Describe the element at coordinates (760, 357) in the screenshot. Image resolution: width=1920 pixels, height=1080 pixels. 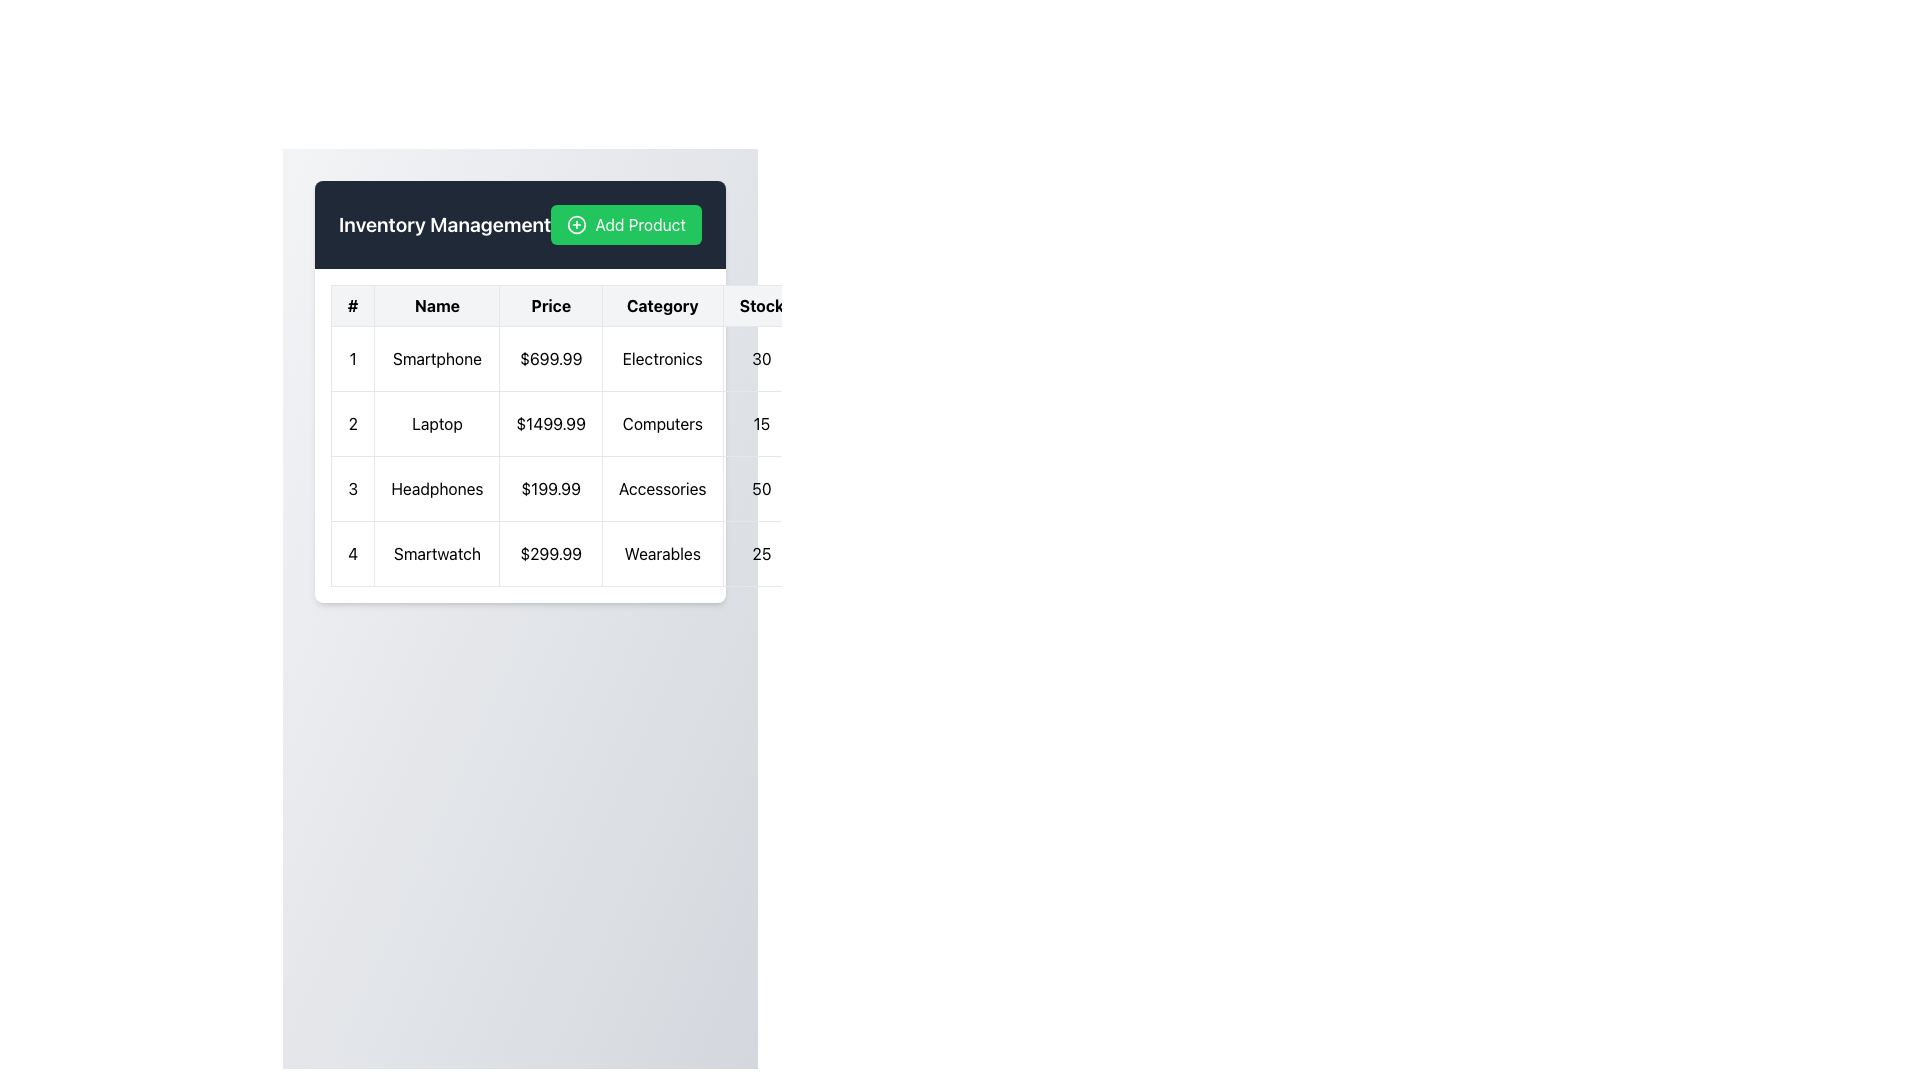
I see `the text field displaying the numeric value '30' in the fifth column of the first row of the table` at that location.